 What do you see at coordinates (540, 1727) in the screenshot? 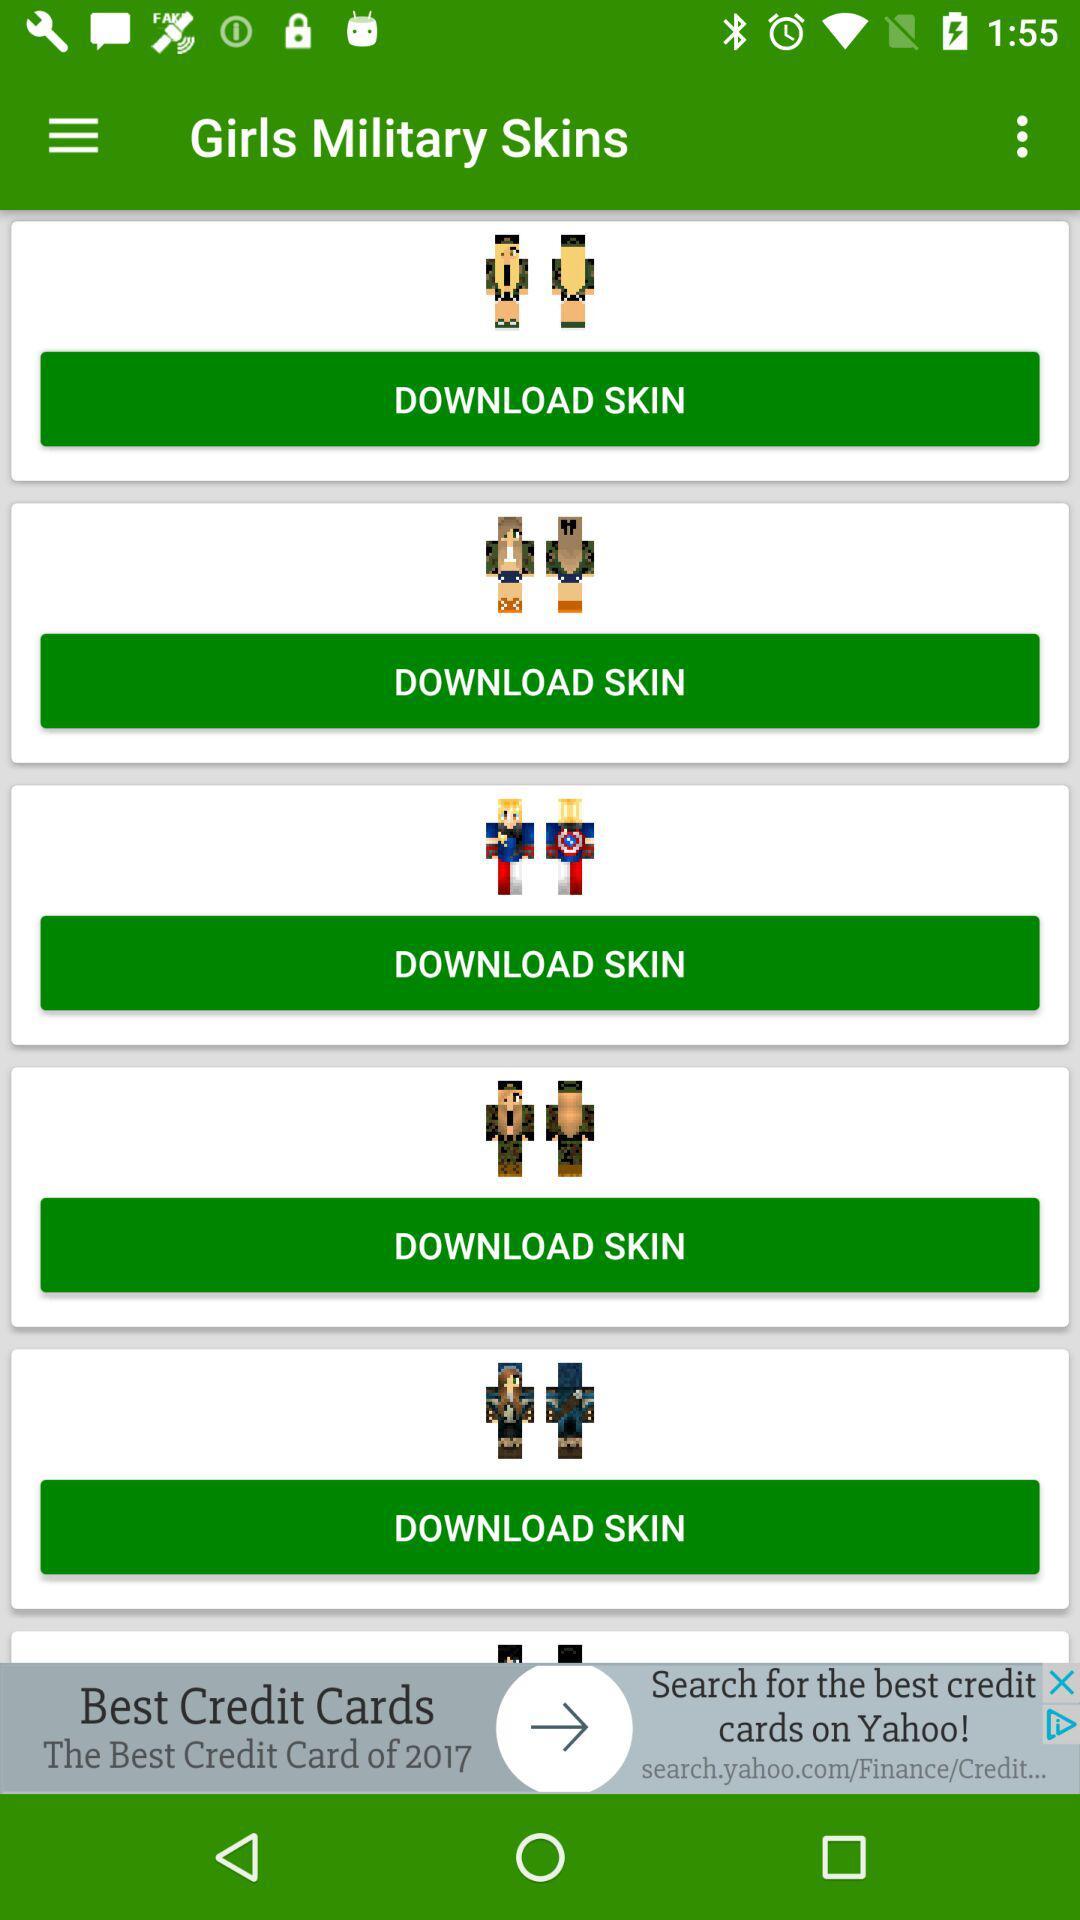
I see `go back` at bounding box center [540, 1727].